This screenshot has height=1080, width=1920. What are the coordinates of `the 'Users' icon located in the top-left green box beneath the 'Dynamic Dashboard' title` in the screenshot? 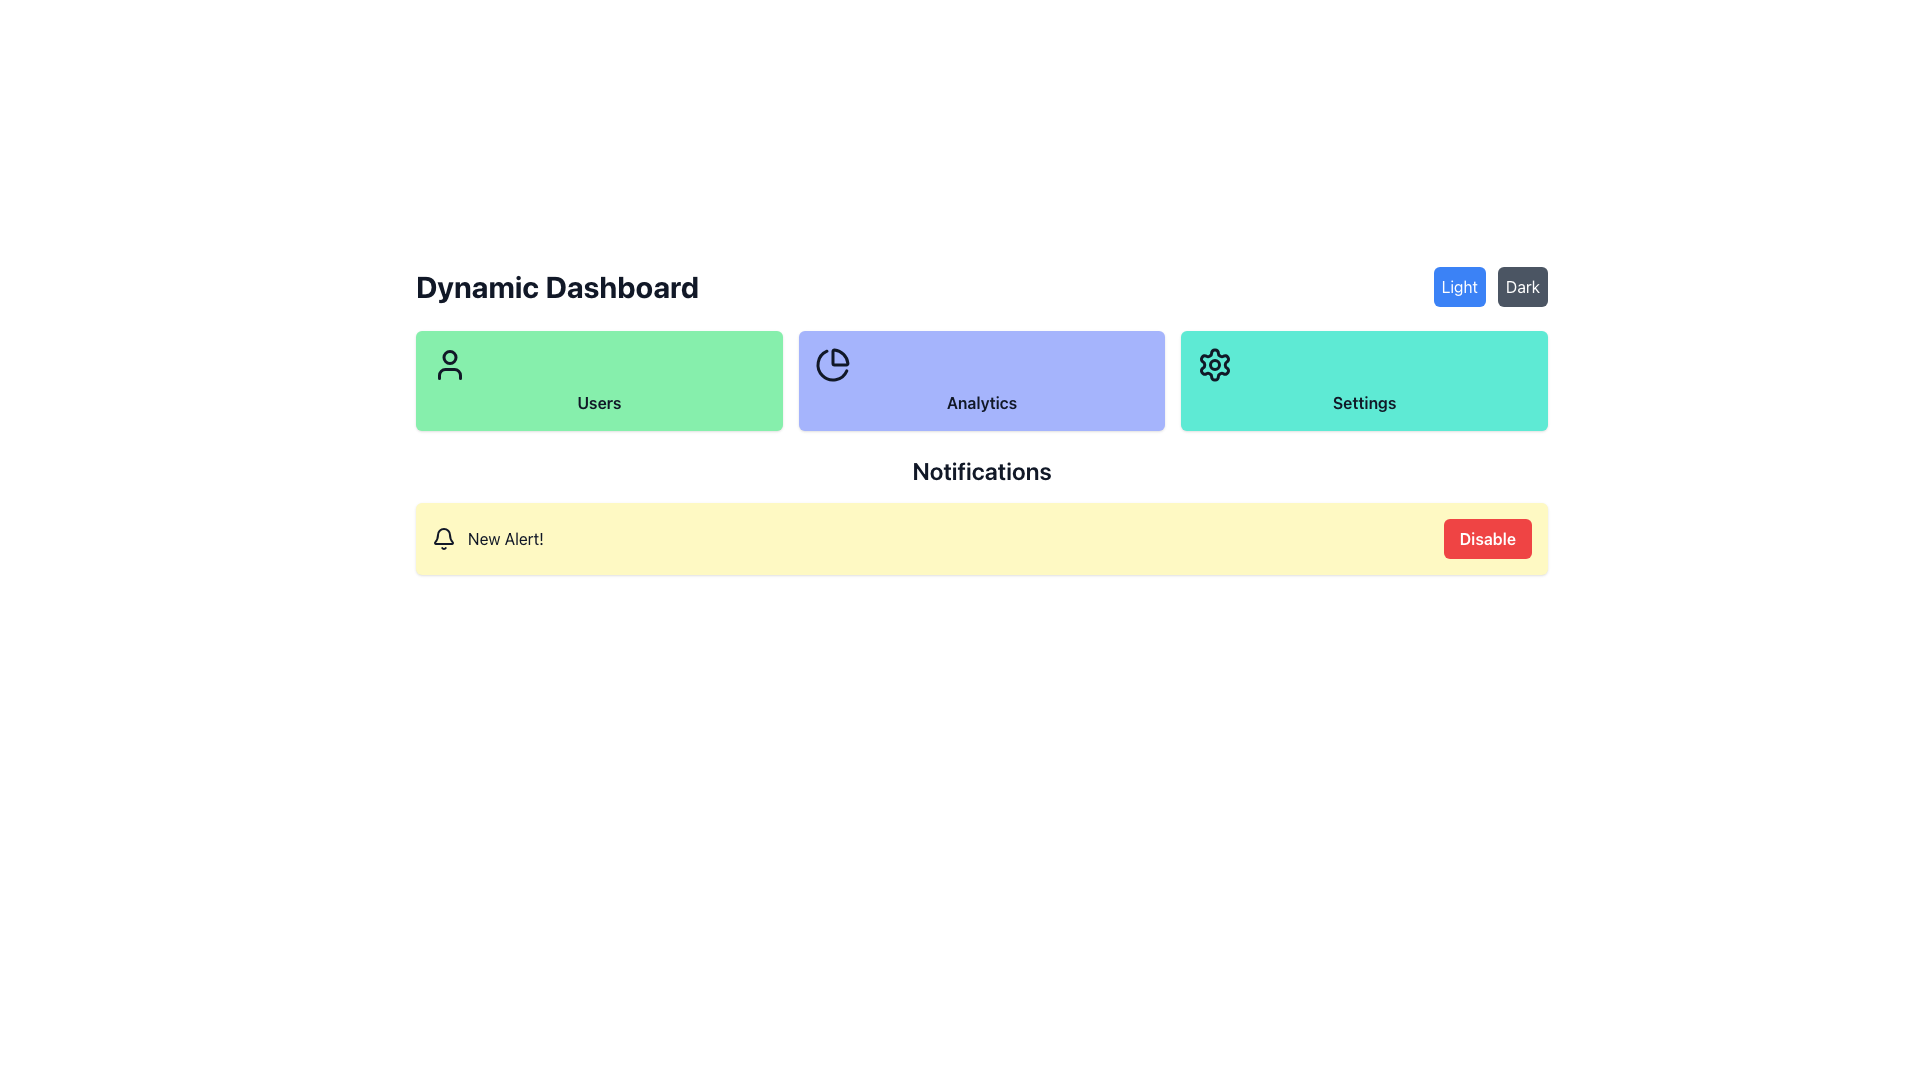 It's located at (449, 365).